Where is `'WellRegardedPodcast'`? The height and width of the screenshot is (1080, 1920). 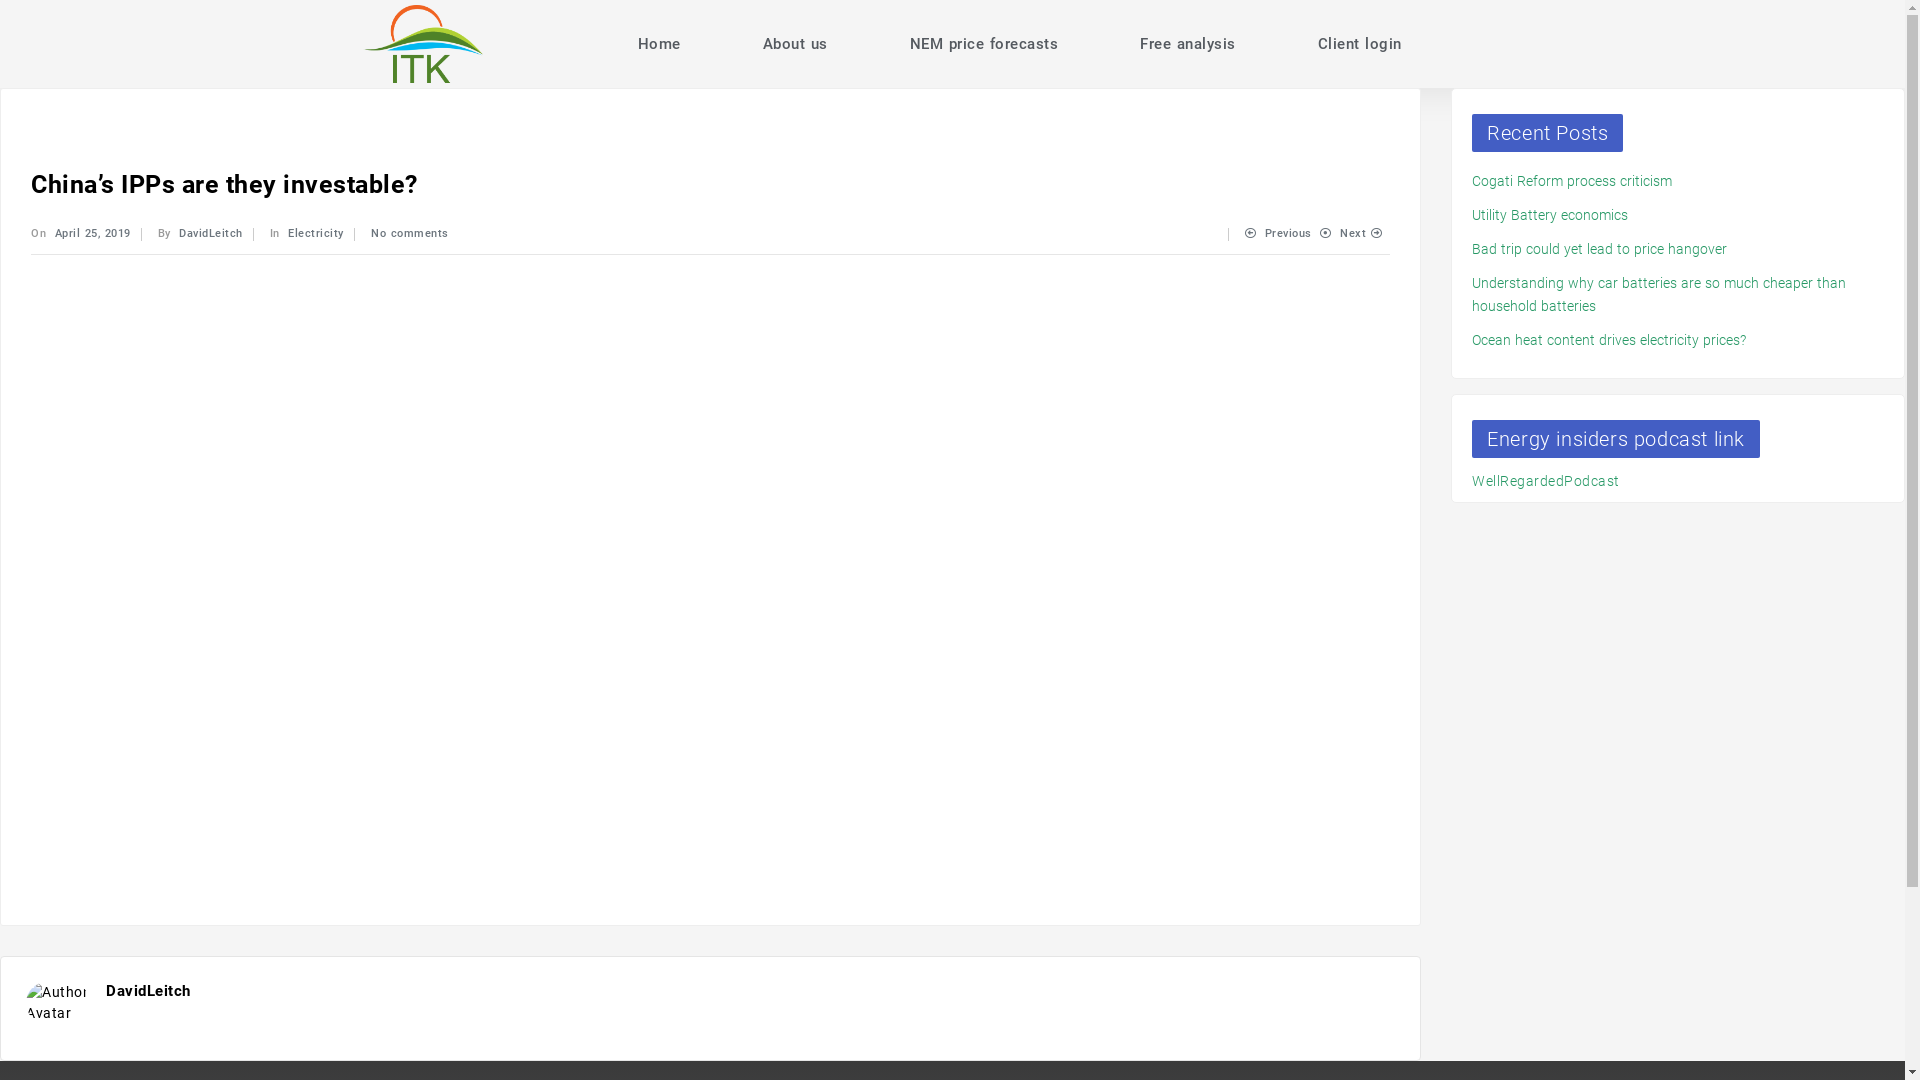 'WellRegardedPodcast' is located at coordinates (1544, 481).